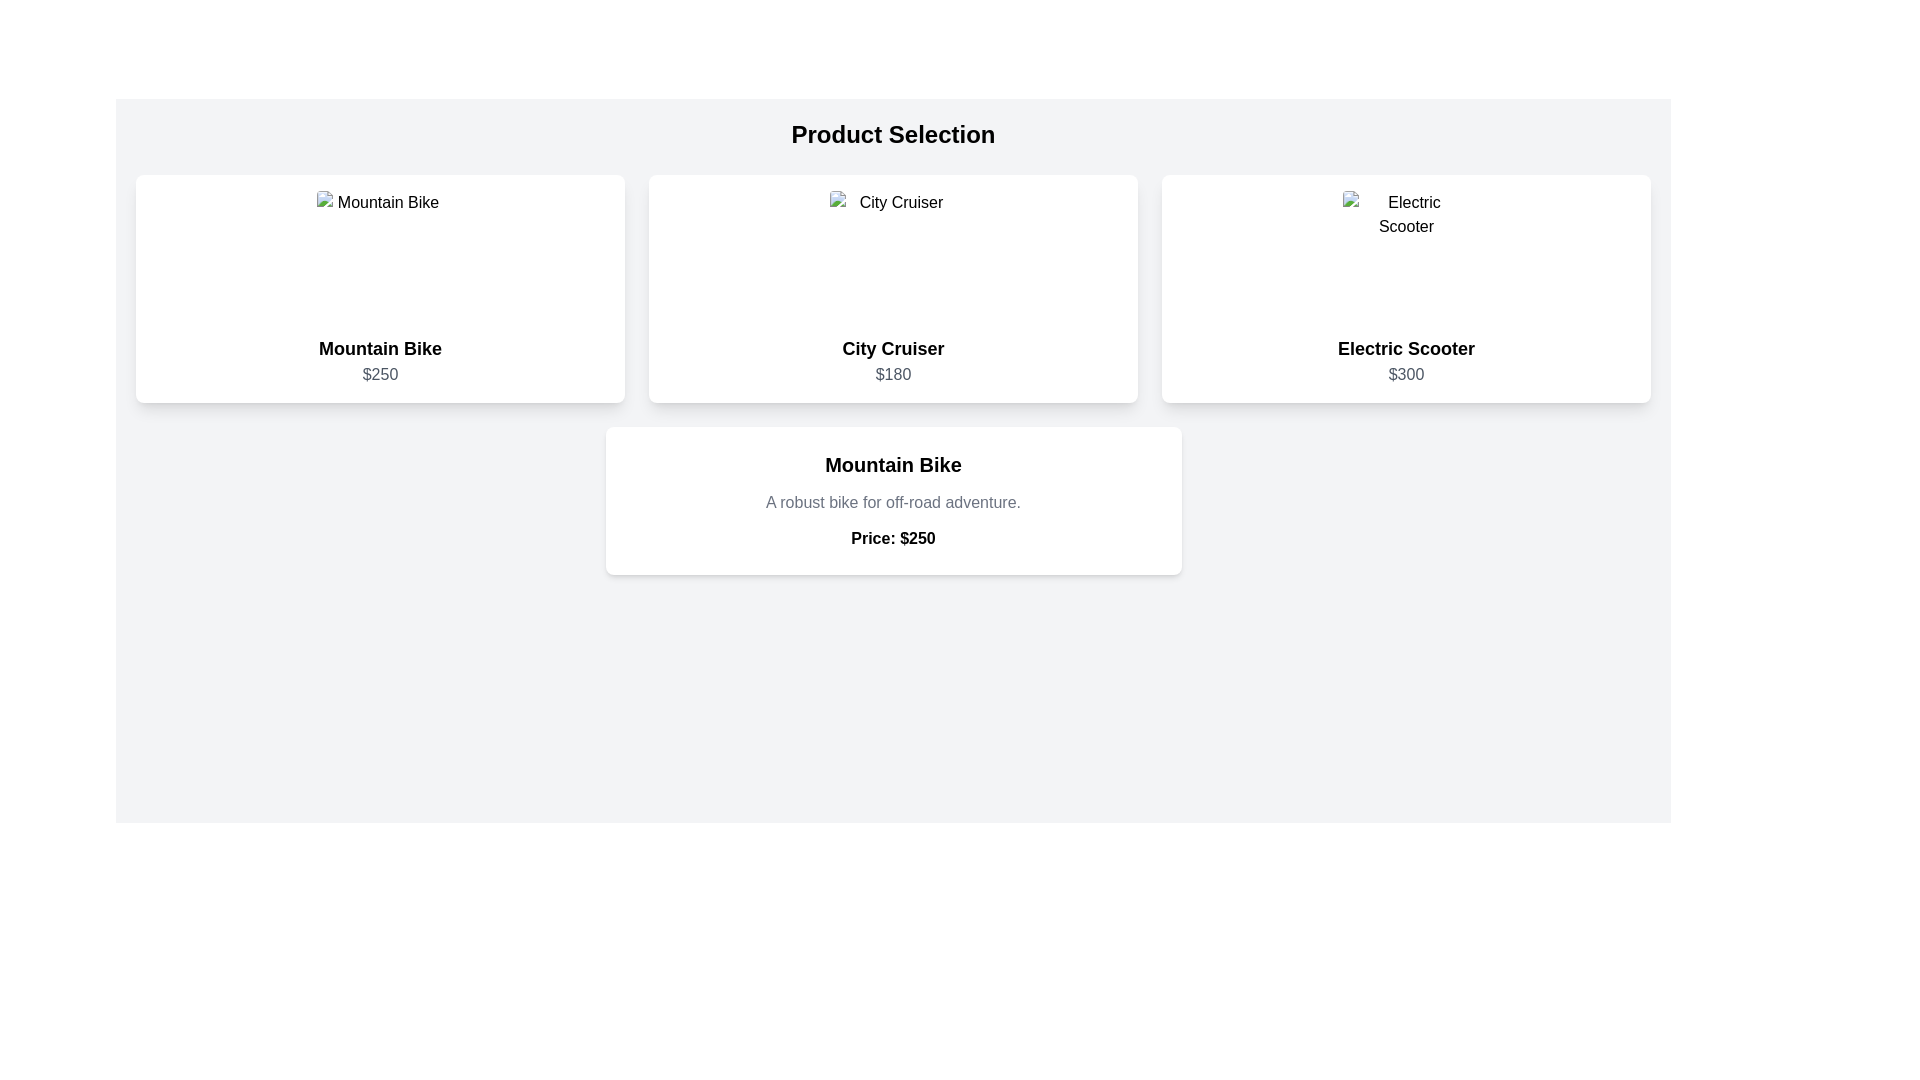  What do you see at coordinates (892, 135) in the screenshot?
I see `the Header text that reads 'Product Selection', which is bold and large-sized, located at the top of the page, centered horizontally` at bounding box center [892, 135].